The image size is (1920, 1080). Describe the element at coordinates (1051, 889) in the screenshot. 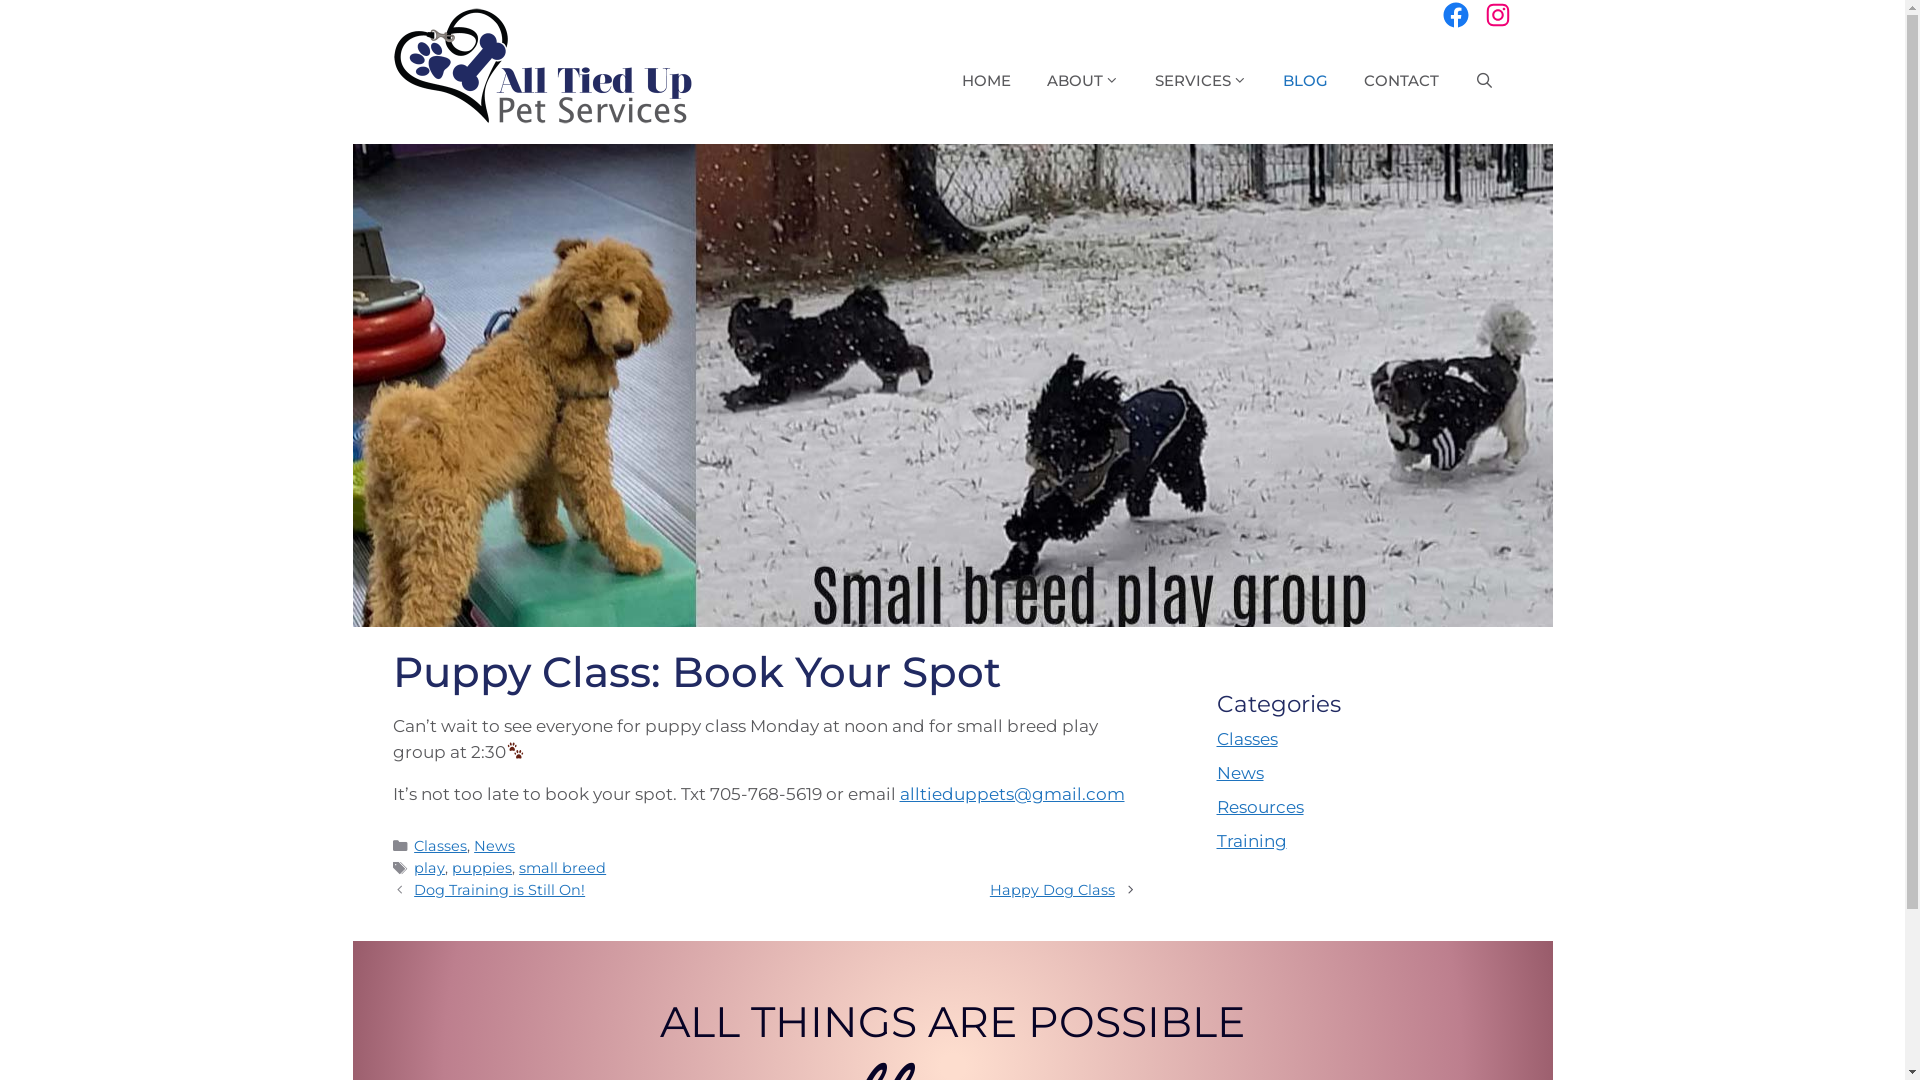

I see `'Happy Dog Class'` at that location.